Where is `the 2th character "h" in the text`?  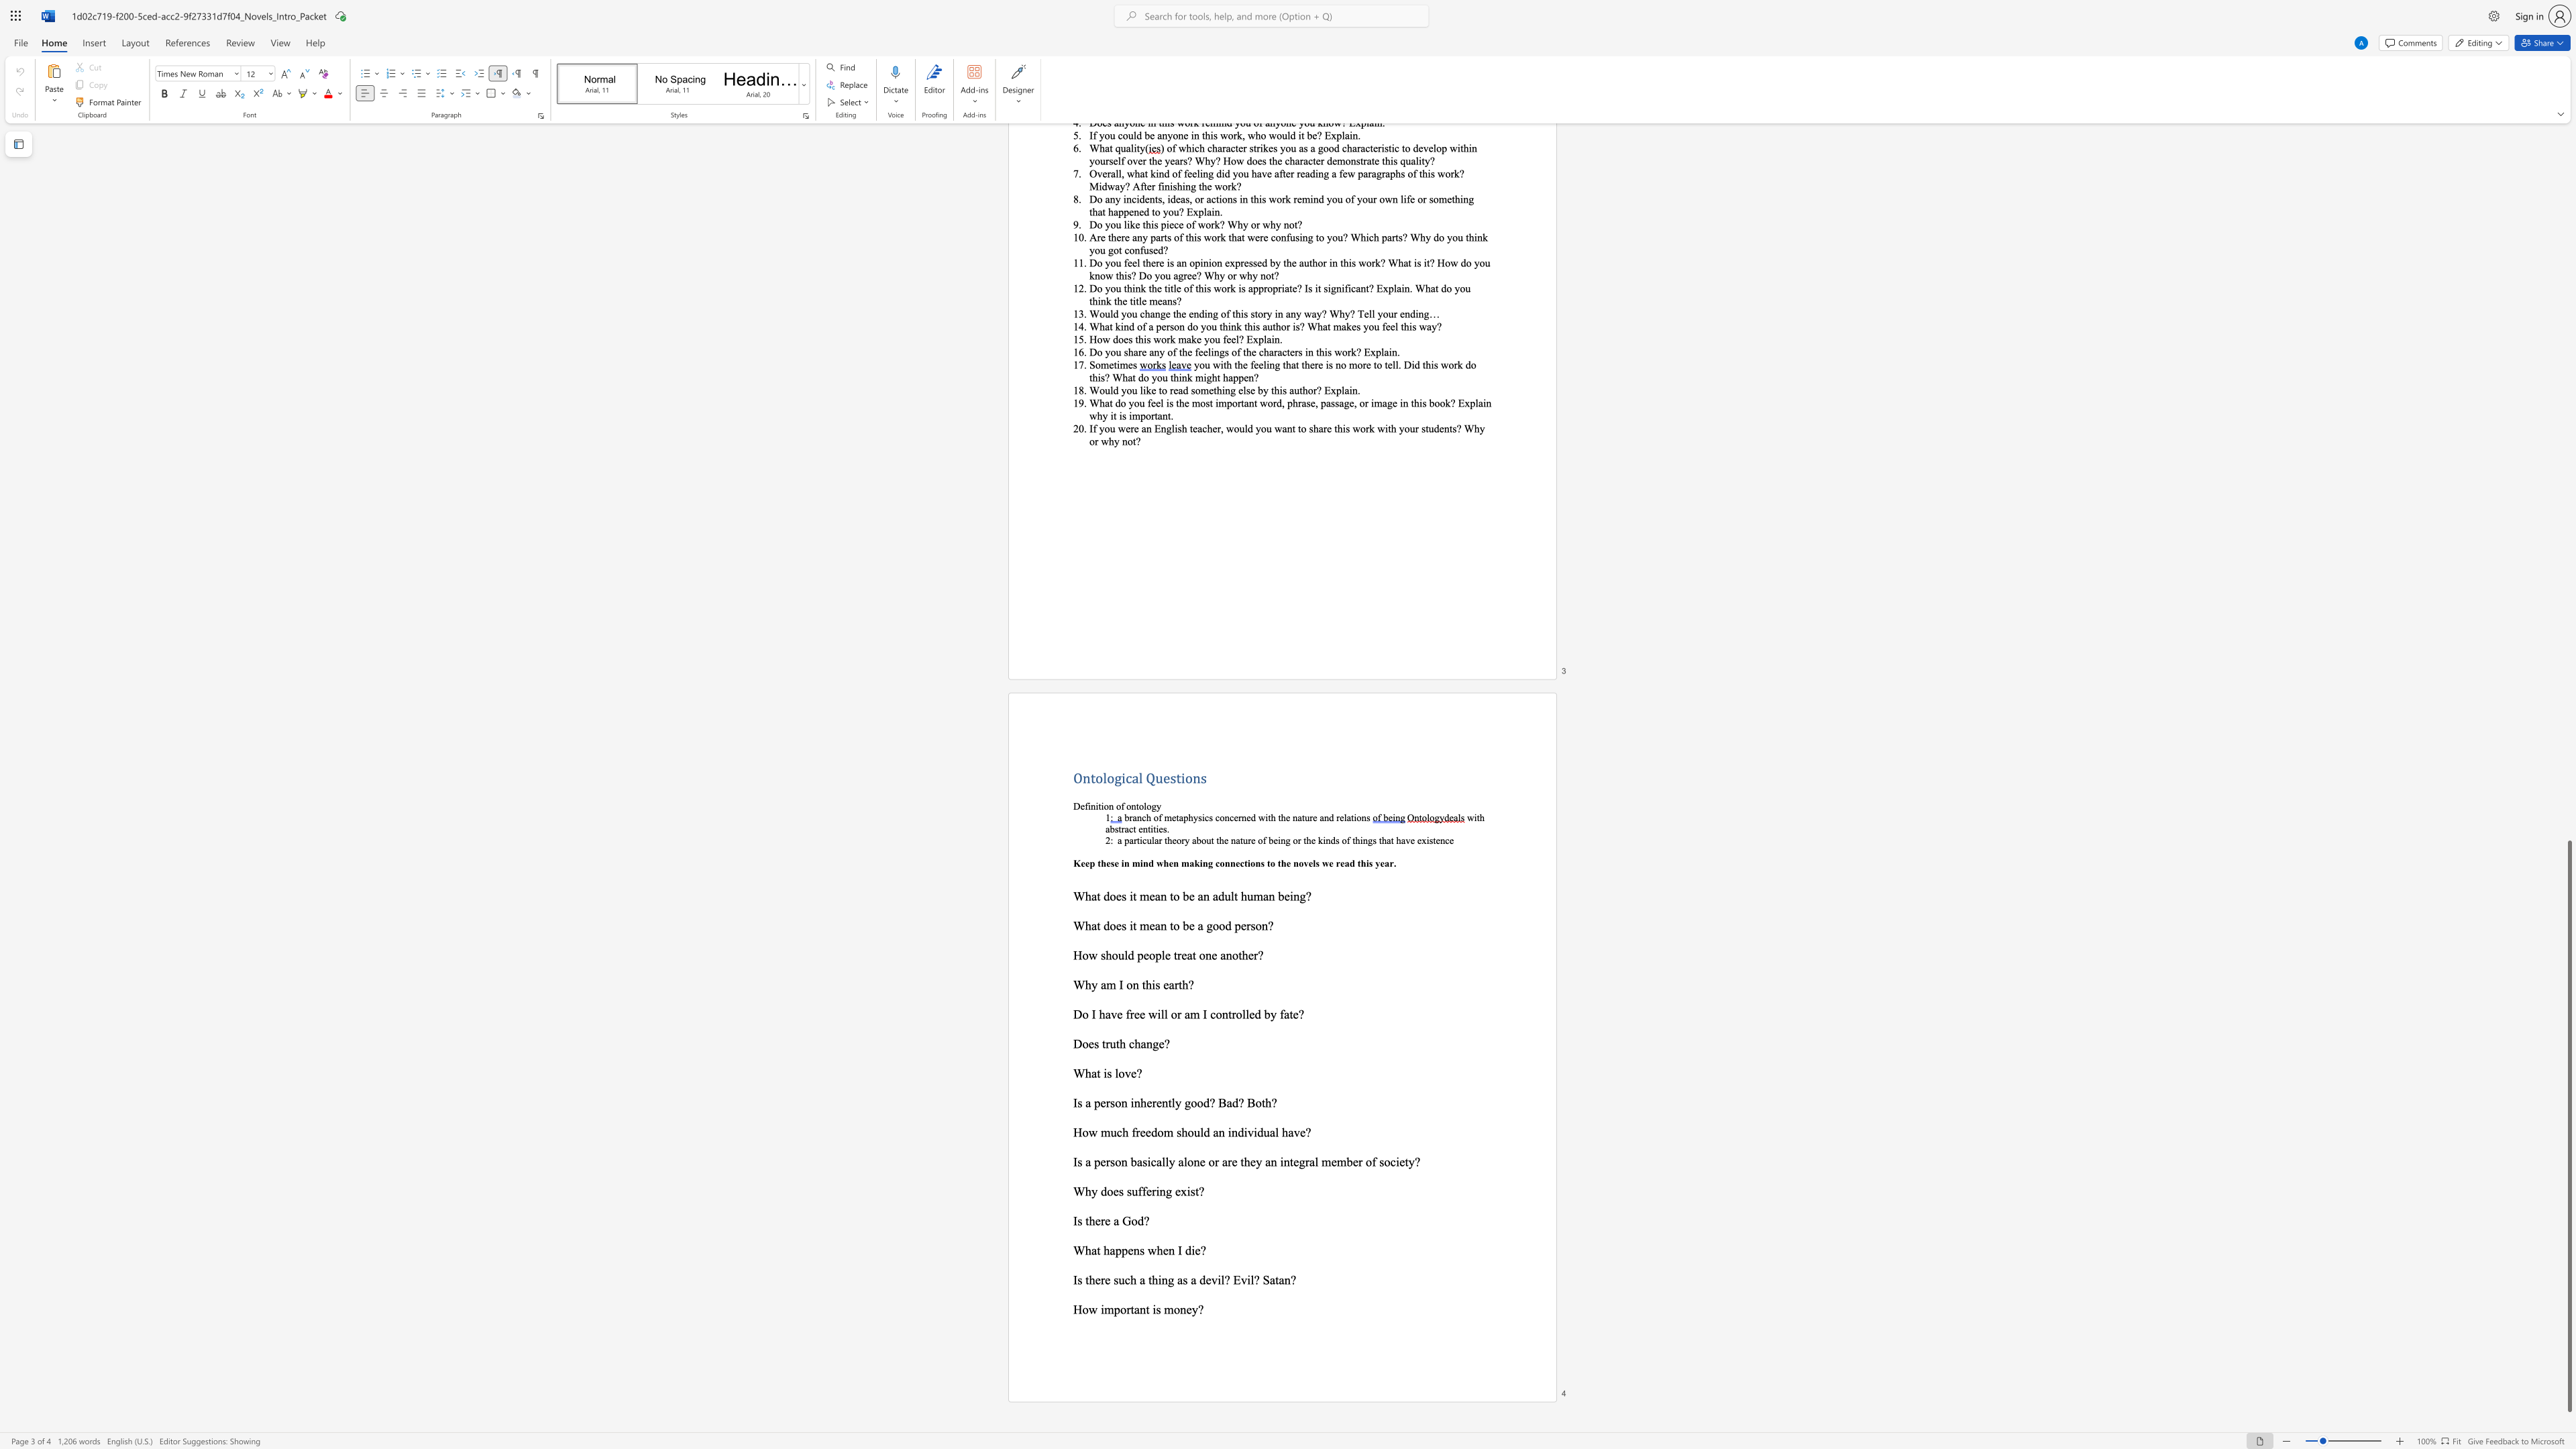
the 2th character "h" in the text is located at coordinates (1106, 1250).